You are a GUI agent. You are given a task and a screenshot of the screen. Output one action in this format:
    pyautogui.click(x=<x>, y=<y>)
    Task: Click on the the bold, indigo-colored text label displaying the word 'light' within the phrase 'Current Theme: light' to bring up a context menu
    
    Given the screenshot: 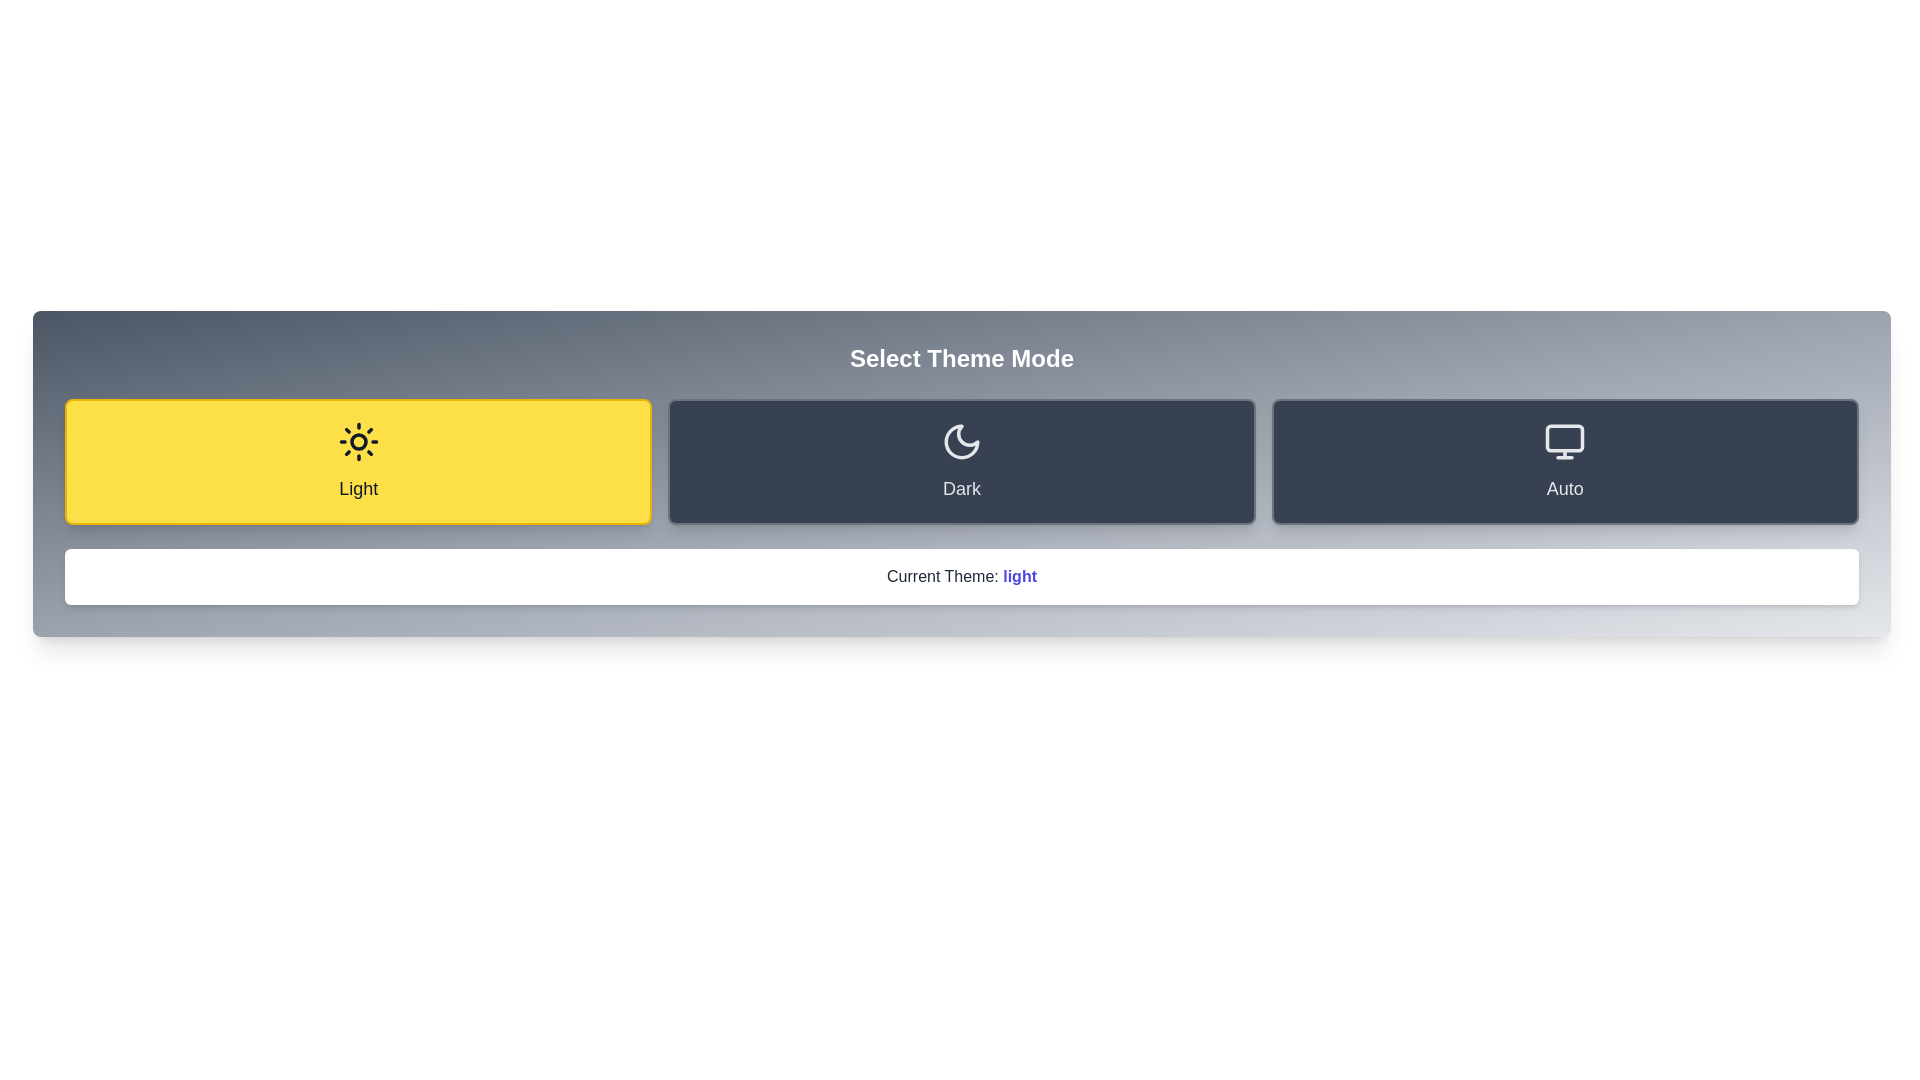 What is the action you would take?
    pyautogui.click(x=1019, y=575)
    